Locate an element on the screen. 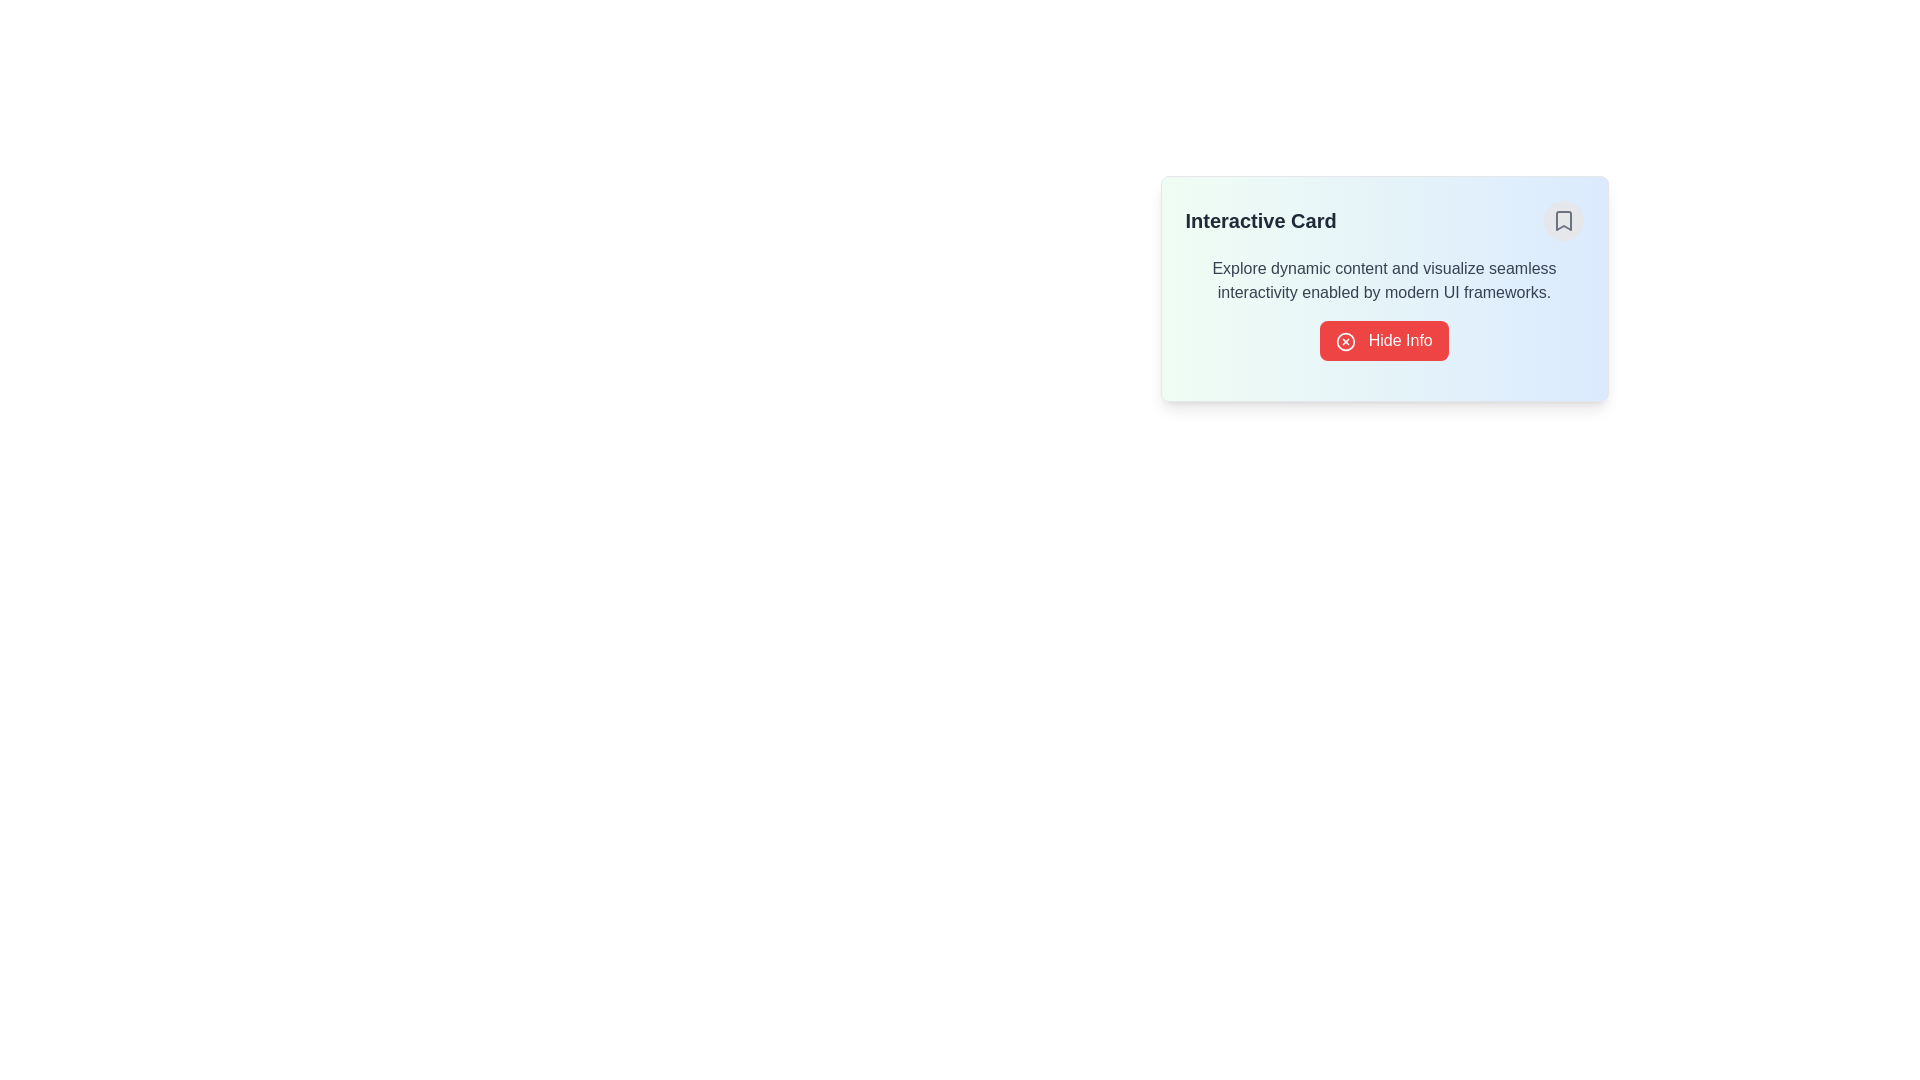 The width and height of the screenshot is (1920, 1080). the button located below the descriptive text 'Explore dynamic content and visualize seamless interactivity enabled by modern UI frameworks.' to hide additional information is located at coordinates (1382, 339).